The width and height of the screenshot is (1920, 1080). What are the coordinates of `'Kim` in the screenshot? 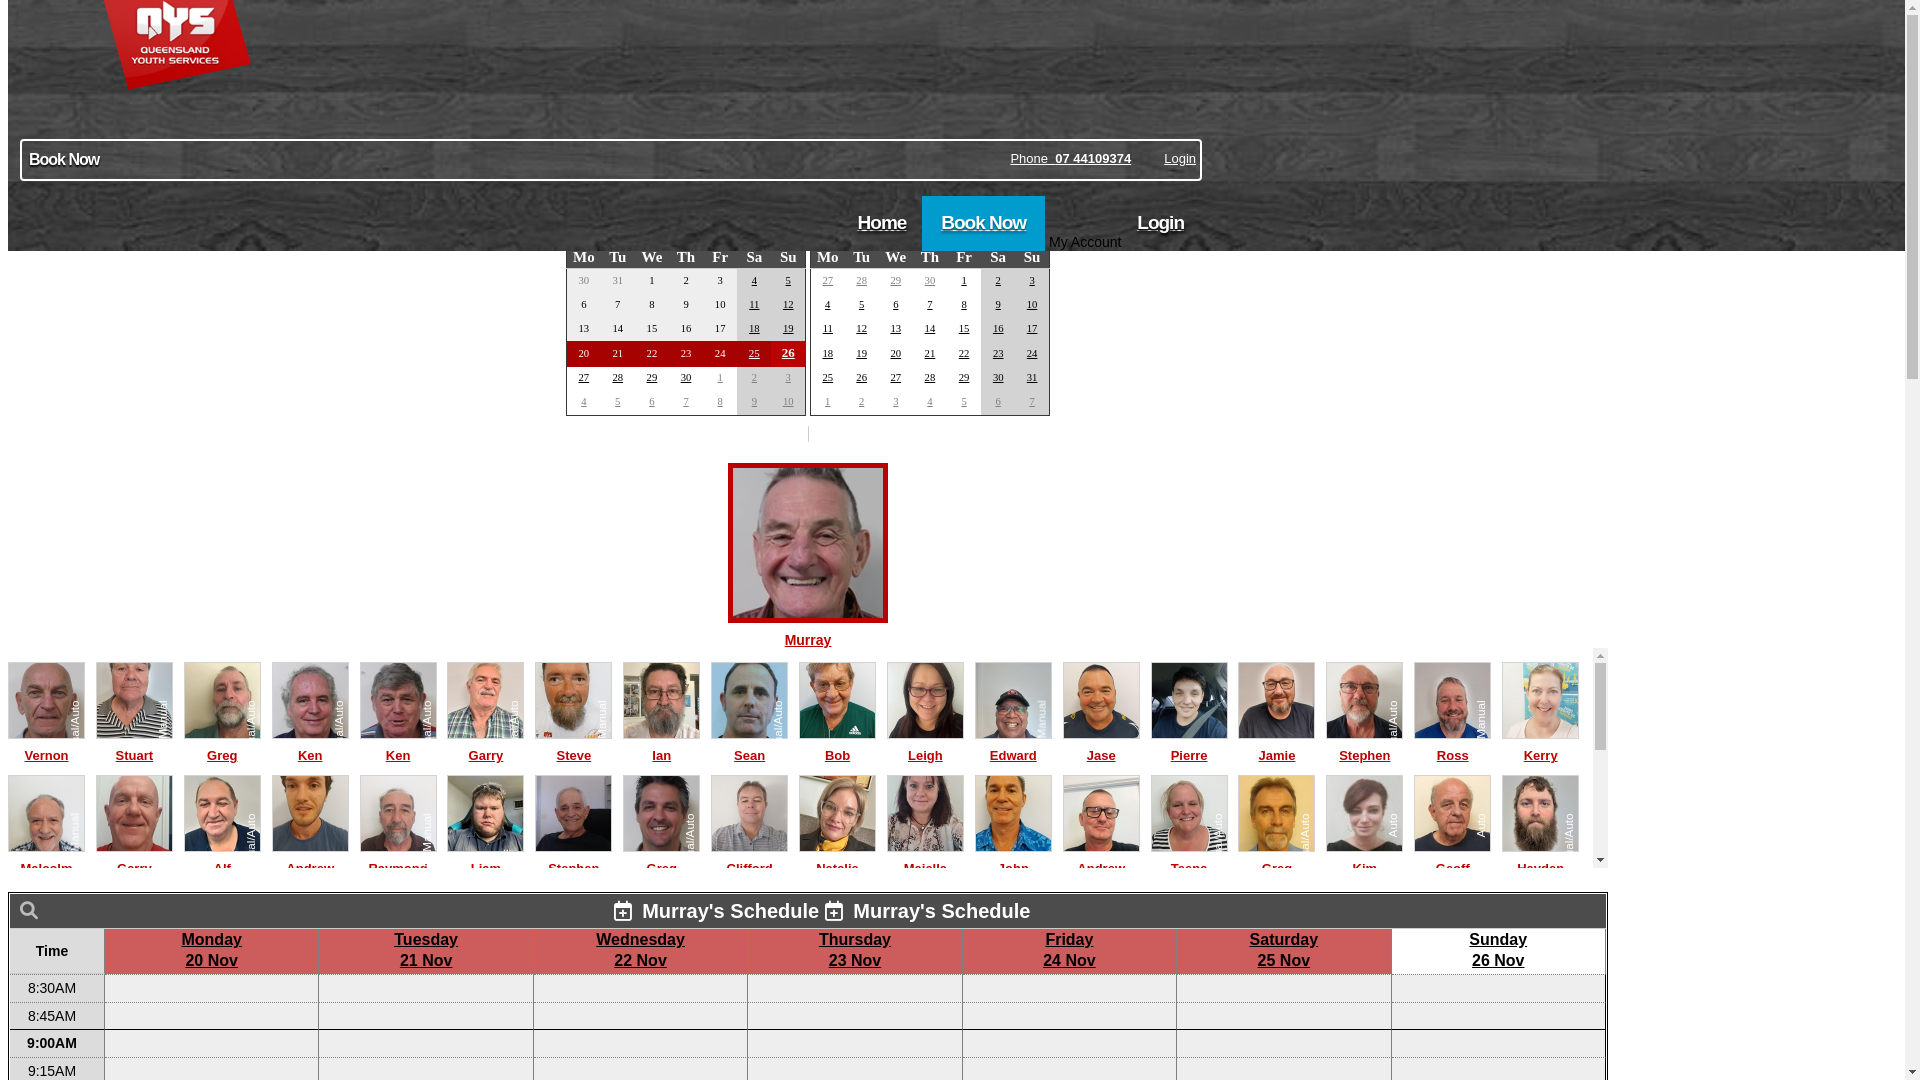 It's located at (1363, 857).